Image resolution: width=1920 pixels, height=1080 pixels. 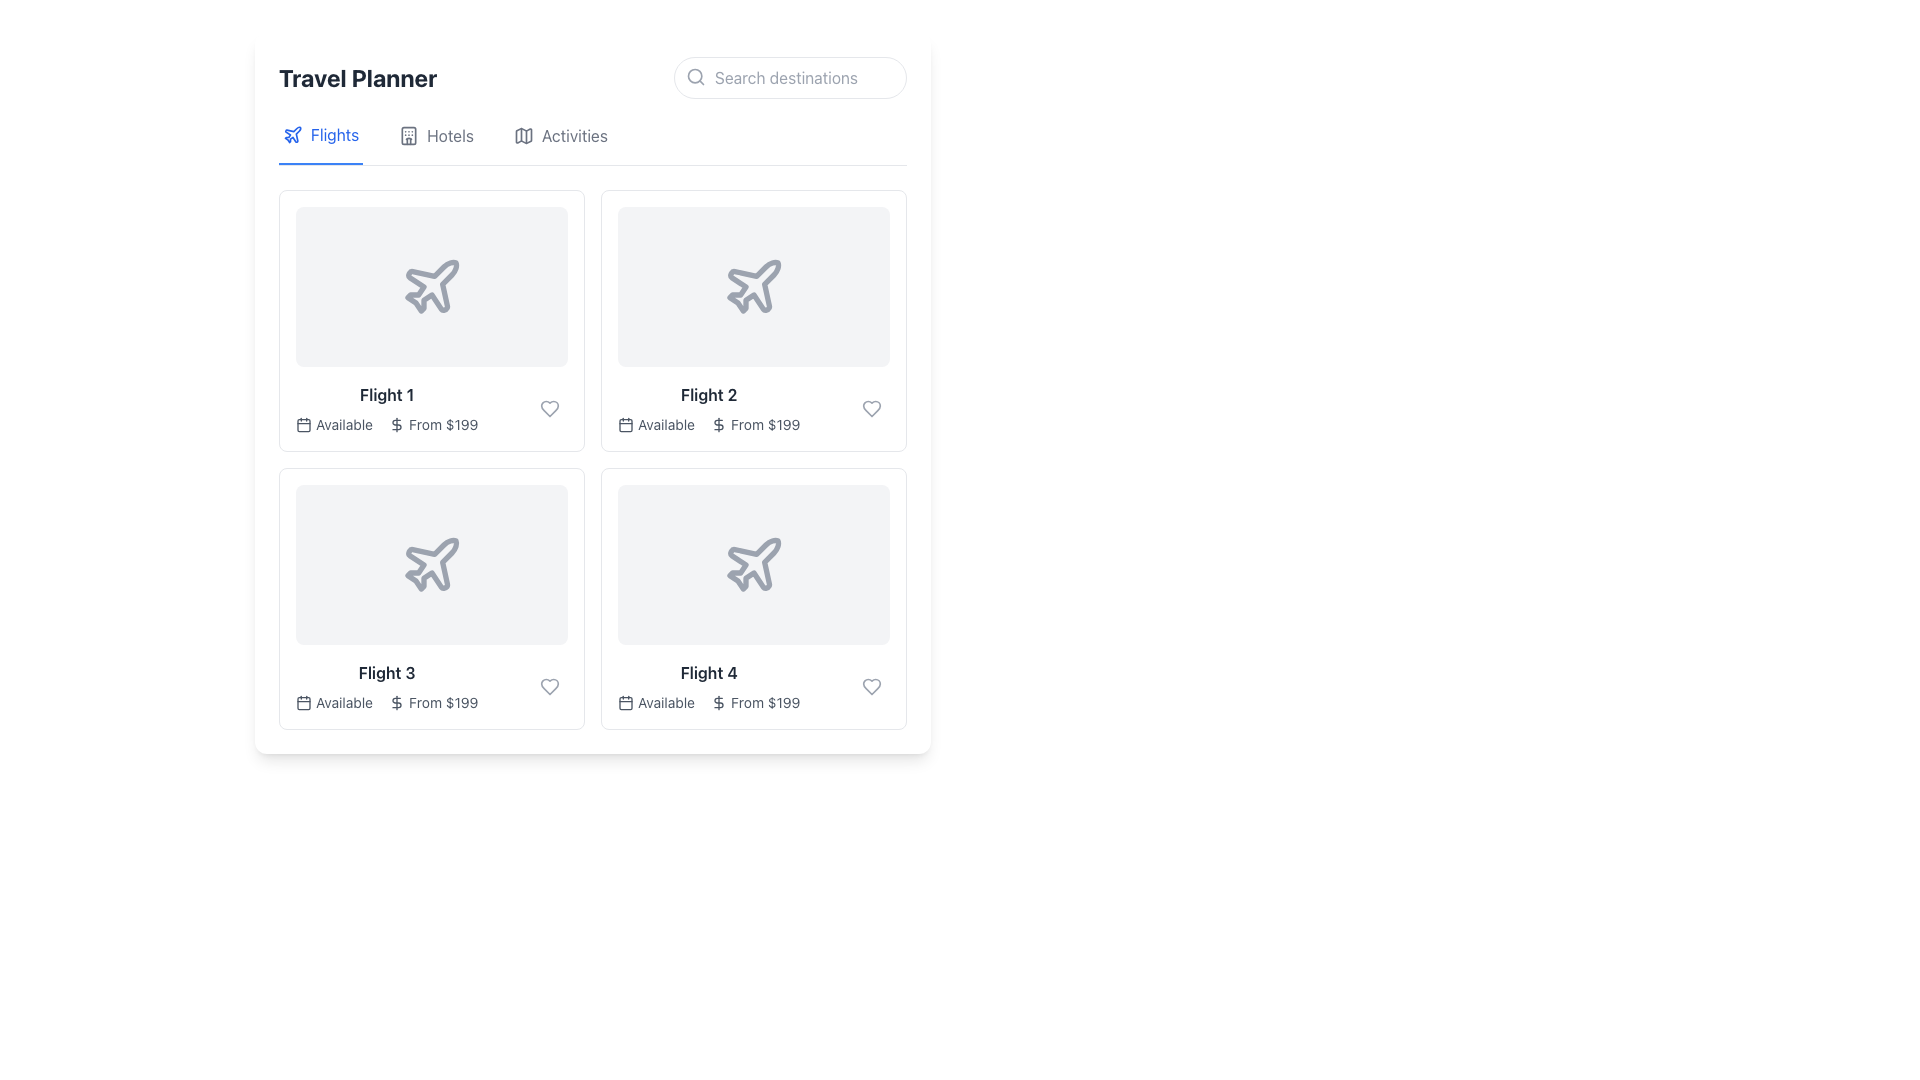 What do you see at coordinates (334, 423) in the screenshot?
I see `the label with the text 'Available' and a calendar icon to its left, located in the details section under 'Flight 1'` at bounding box center [334, 423].